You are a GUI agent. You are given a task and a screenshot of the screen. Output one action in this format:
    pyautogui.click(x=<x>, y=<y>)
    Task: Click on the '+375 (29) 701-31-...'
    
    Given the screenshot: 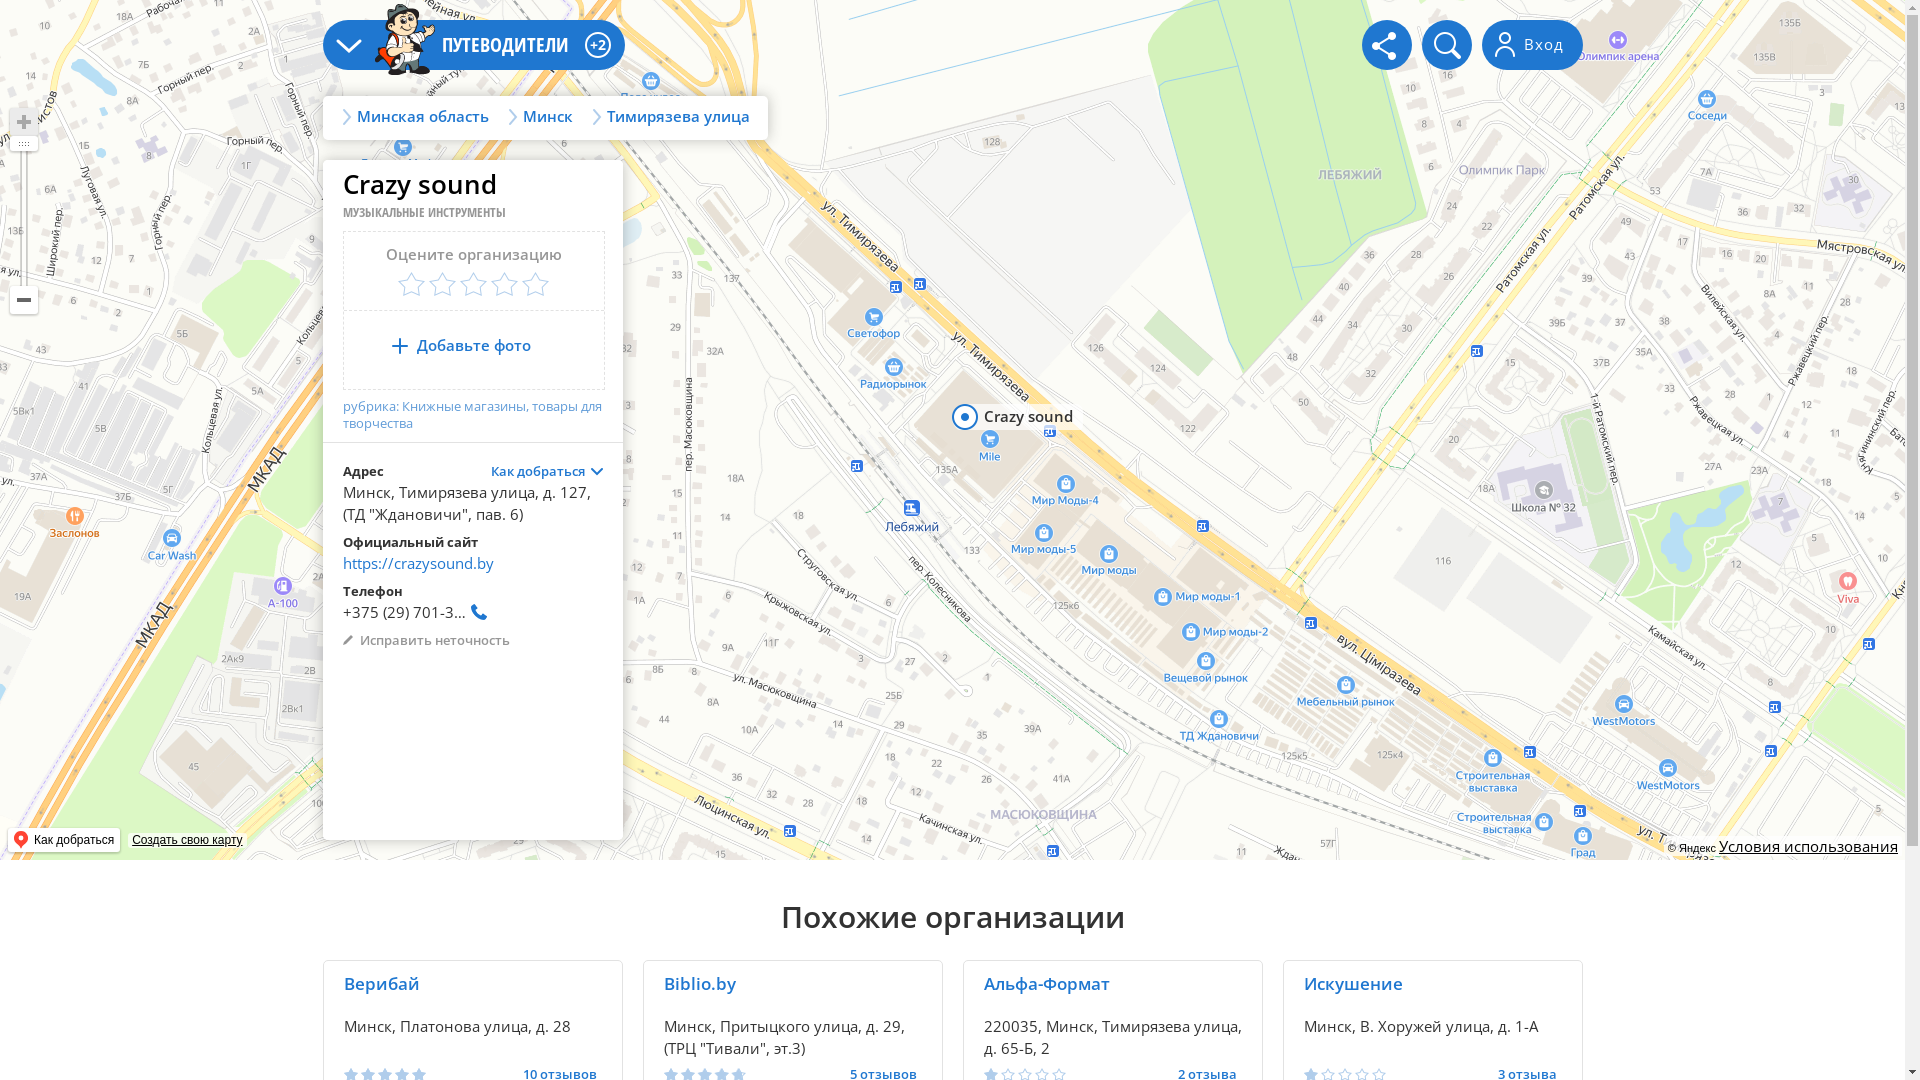 What is the action you would take?
    pyautogui.click(x=416, y=616)
    